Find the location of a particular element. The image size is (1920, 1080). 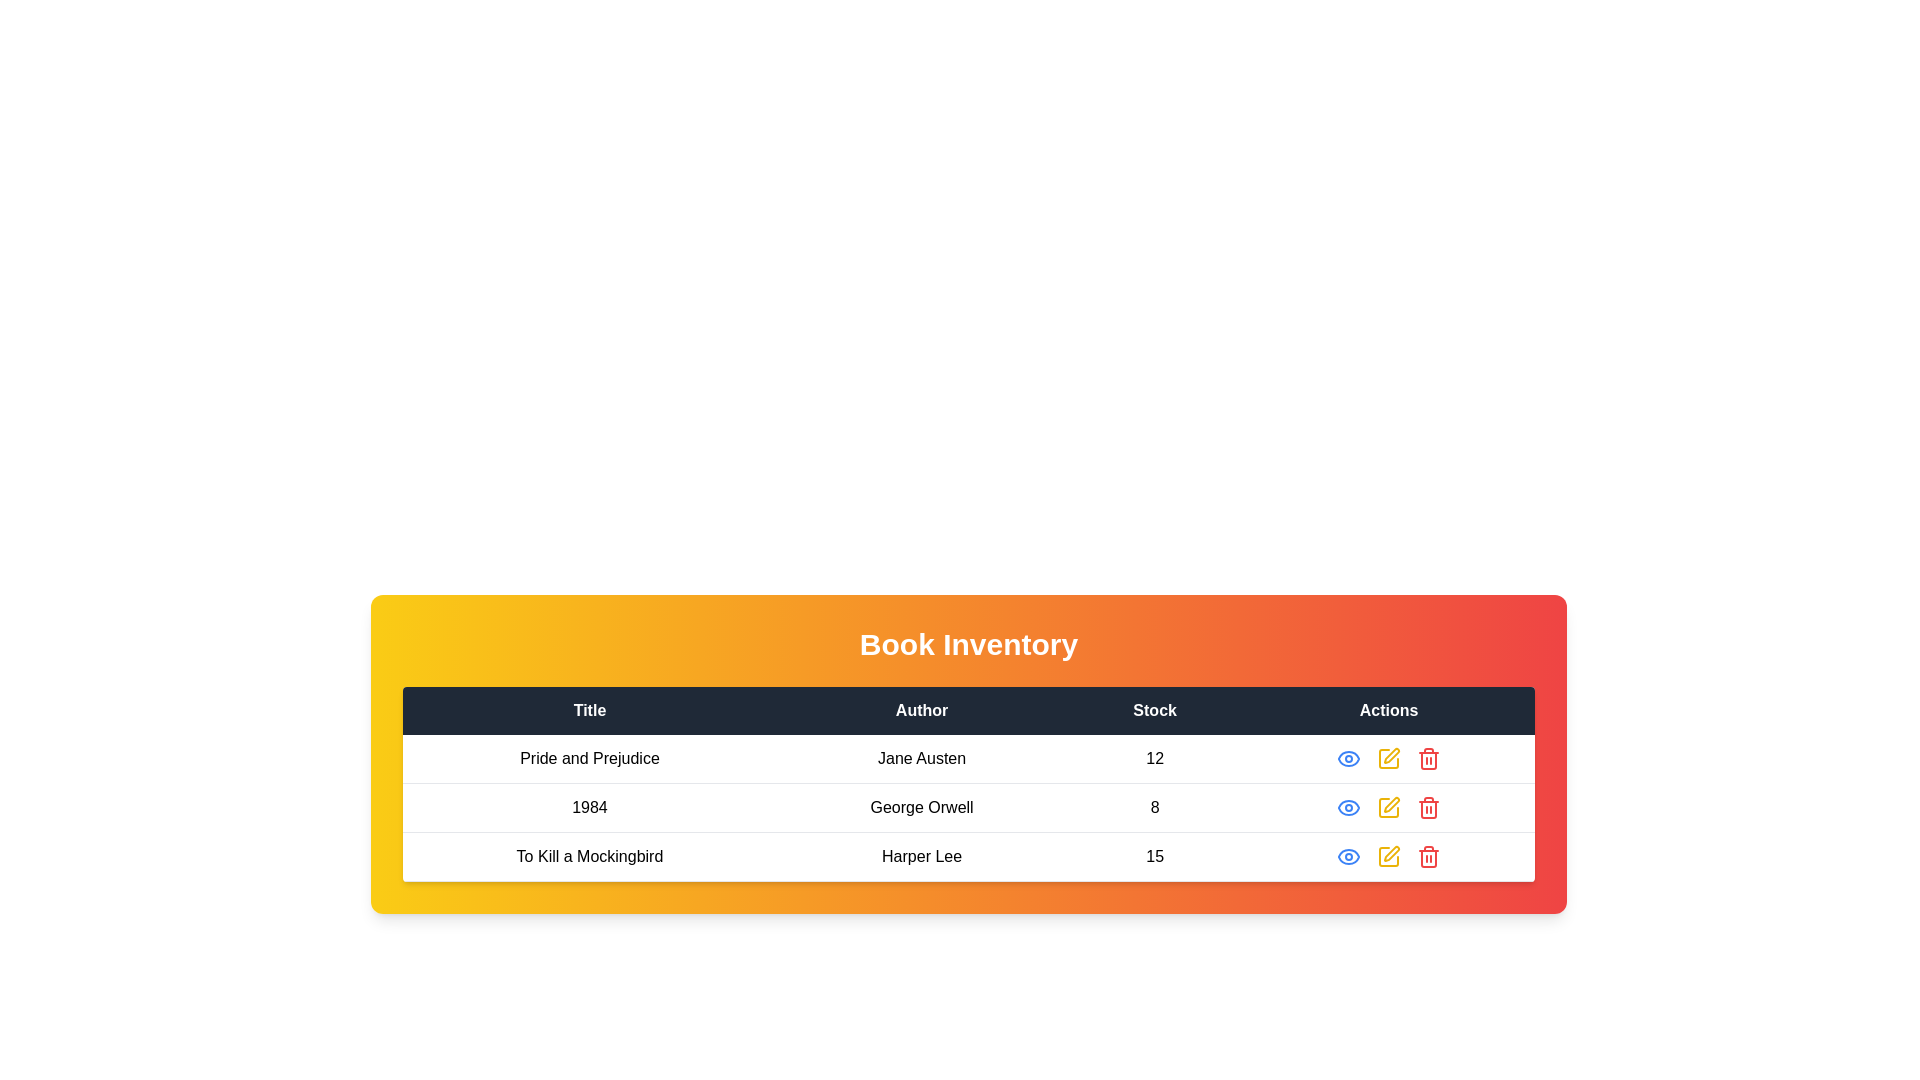

the header label for the 'Actions' column in the table, which is positioned at the top-right corner after the columns 'Title,' 'Author,' and 'Stock.' is located at coordinates (1388, 709).